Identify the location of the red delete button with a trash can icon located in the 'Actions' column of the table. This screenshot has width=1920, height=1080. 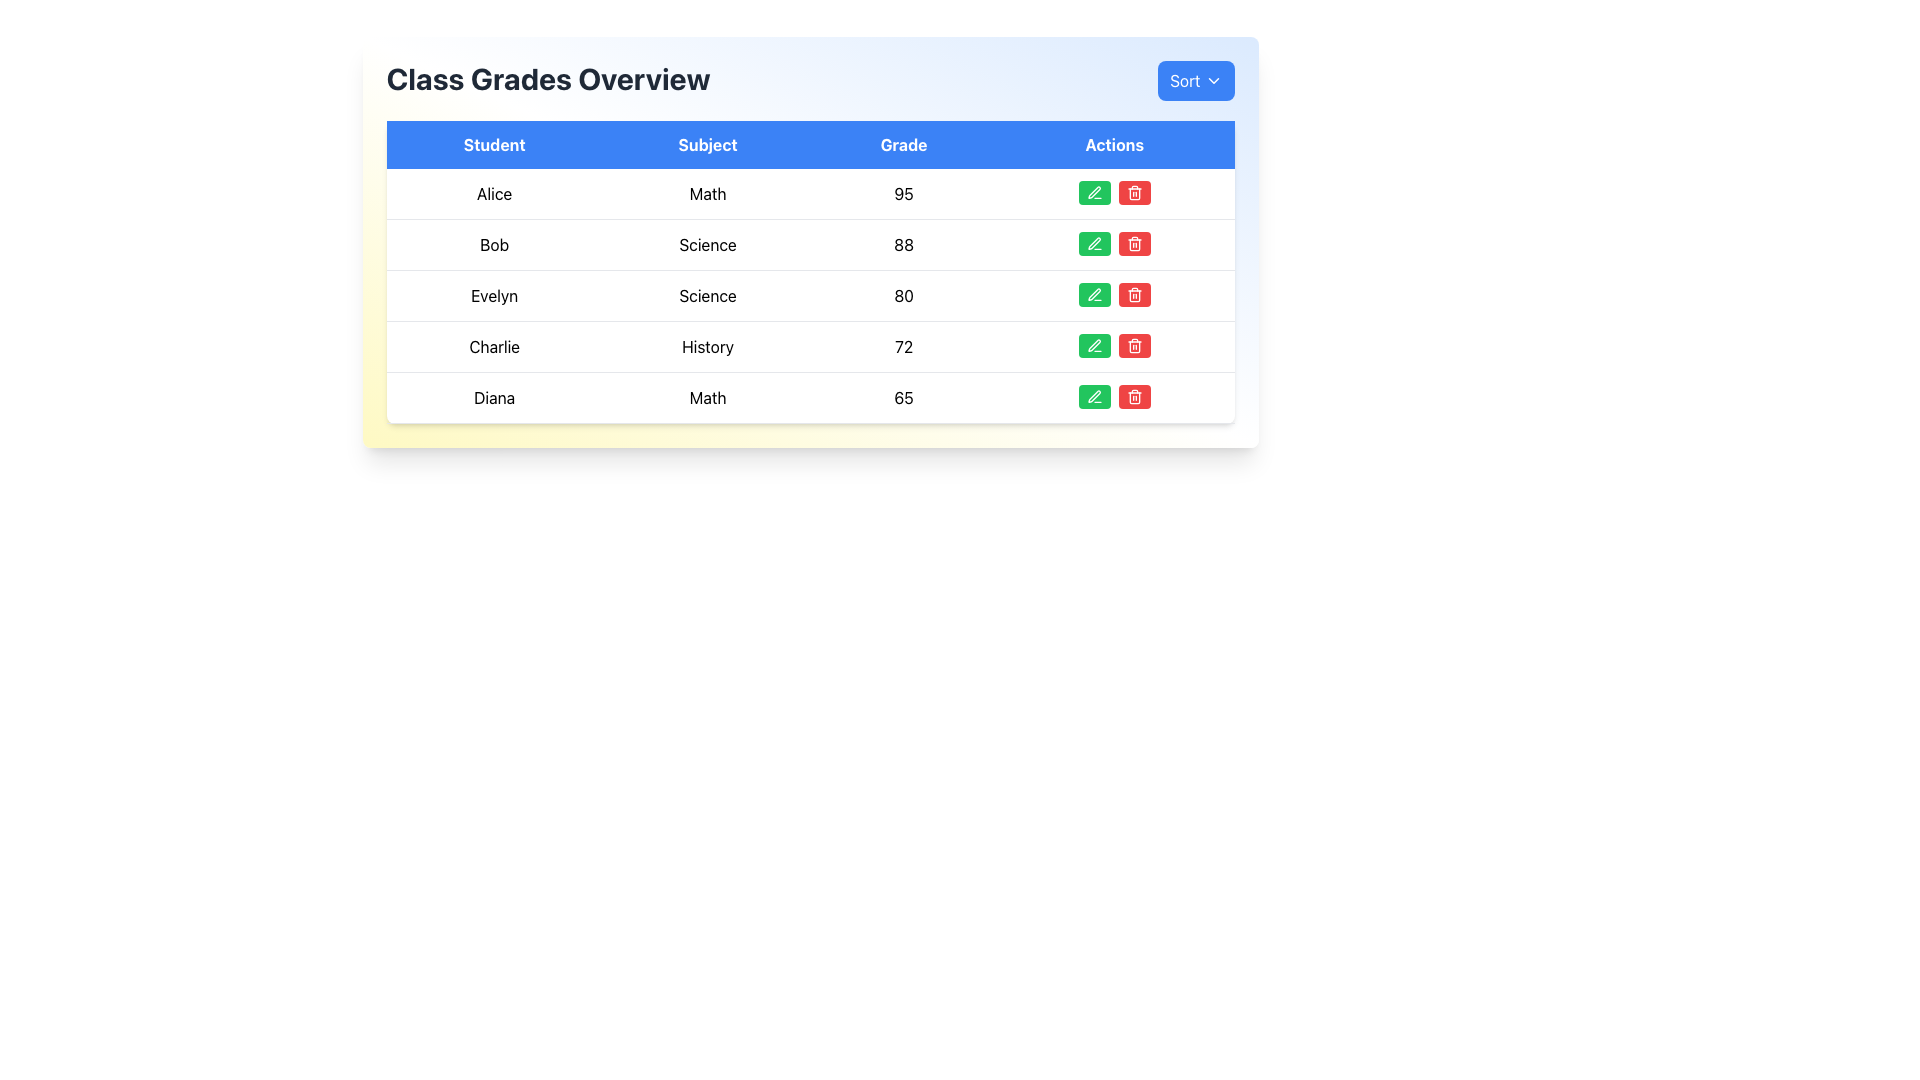
(1134, 192).